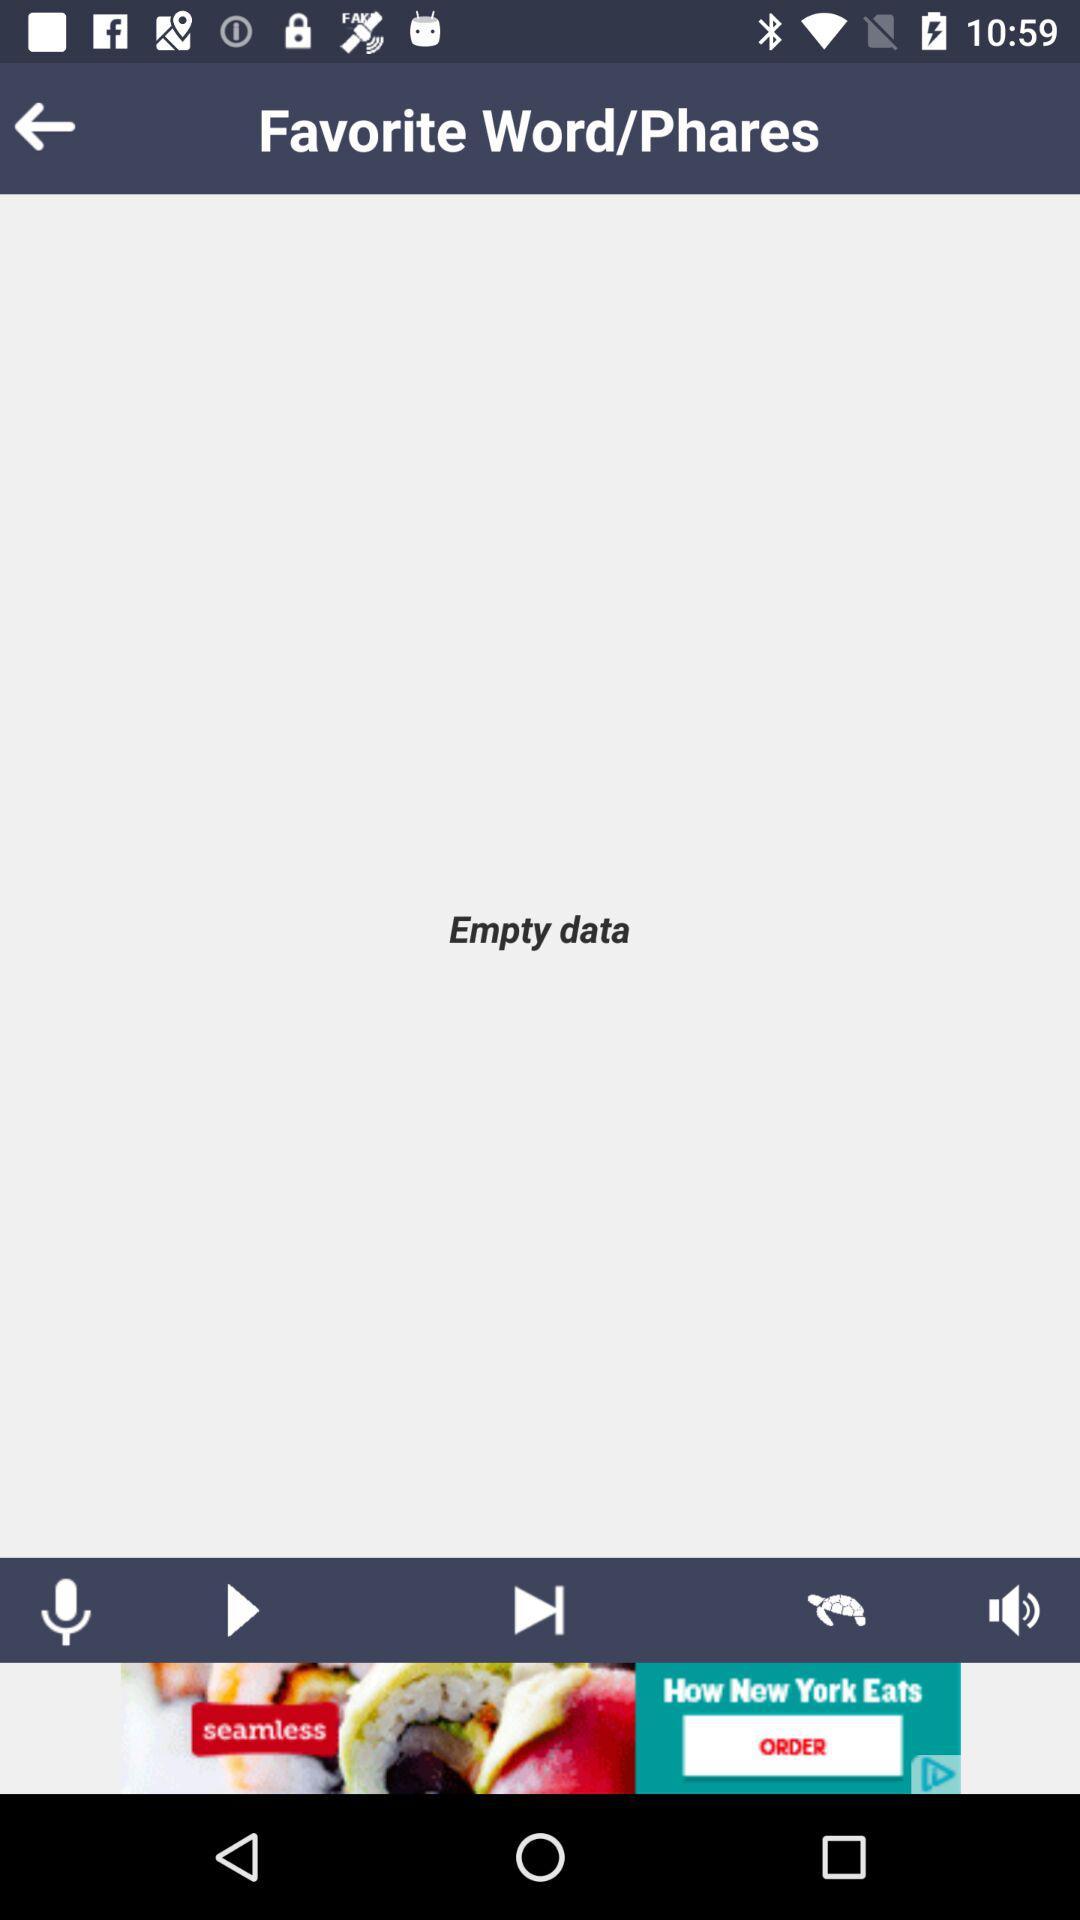  I want to click on advertisement banner, so click(540, 1727).